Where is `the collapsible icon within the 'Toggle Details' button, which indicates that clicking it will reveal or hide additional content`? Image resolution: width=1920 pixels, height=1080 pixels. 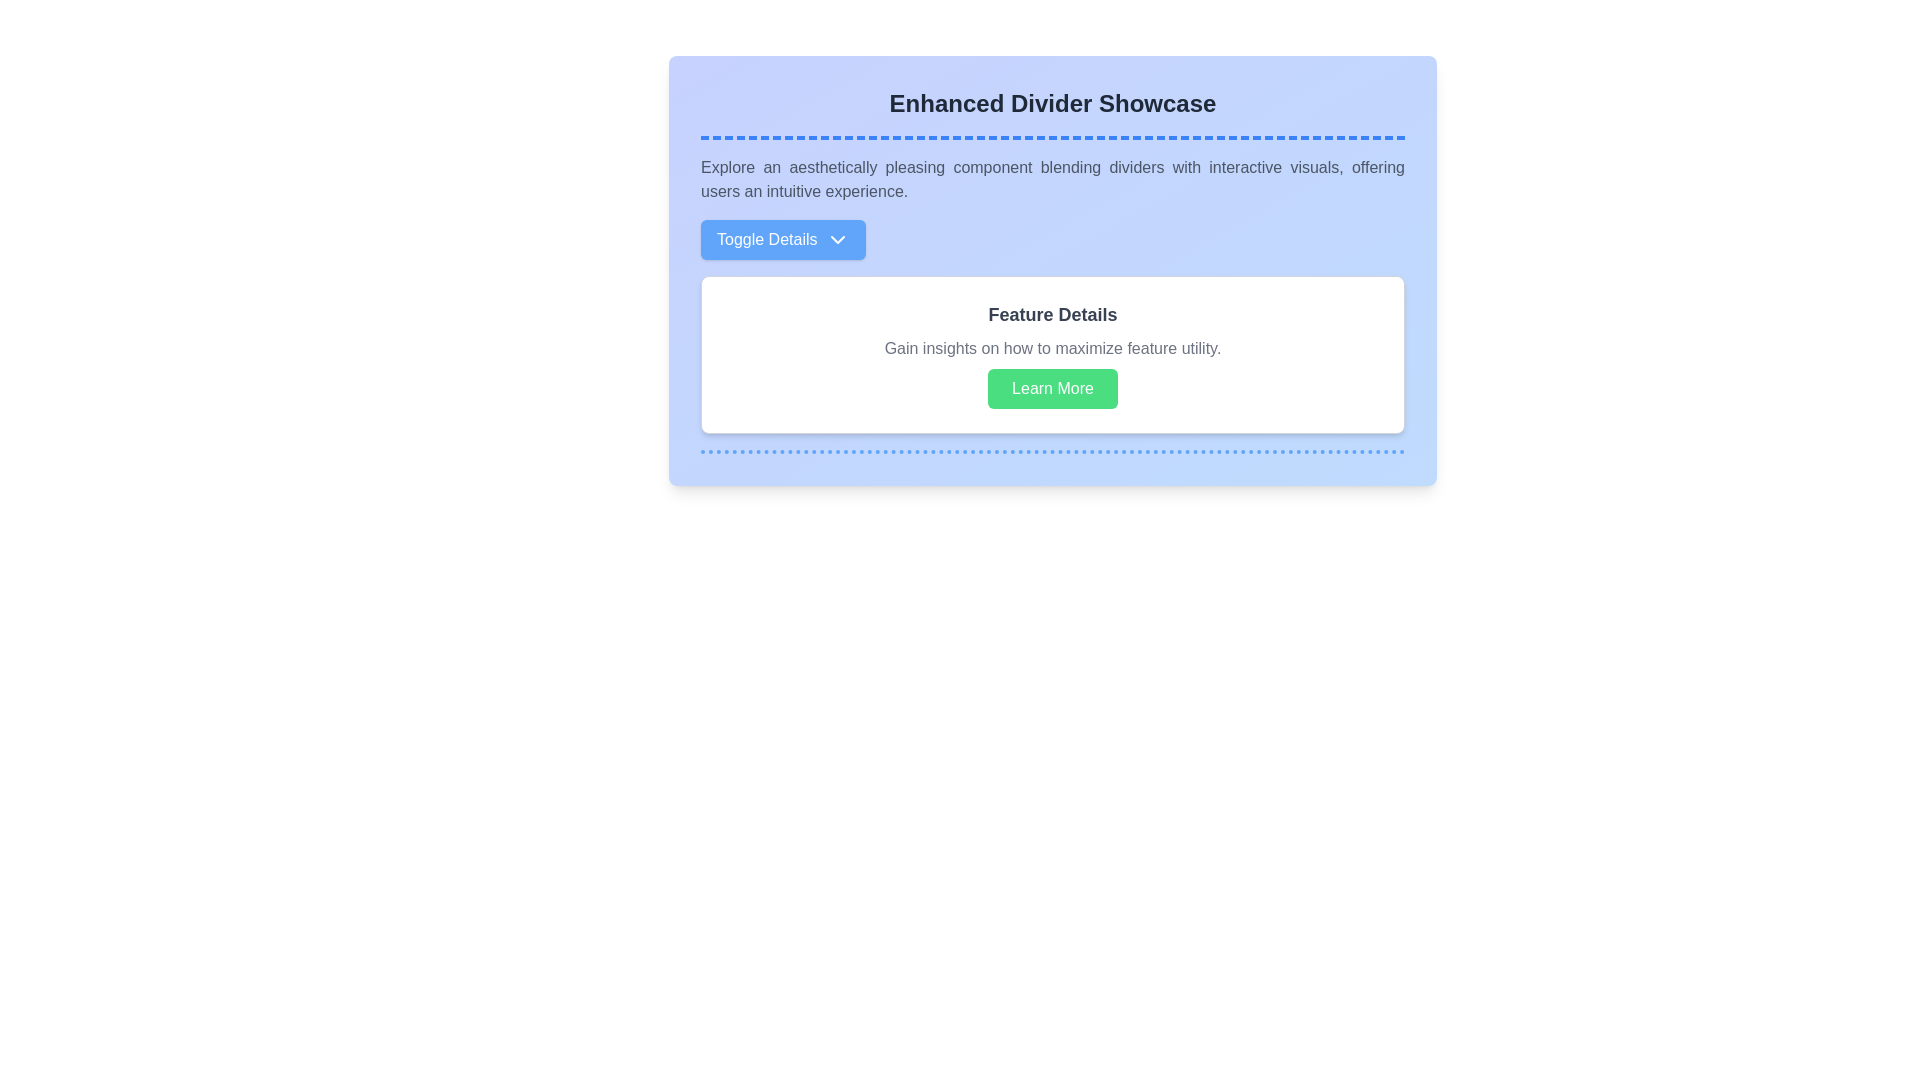 the collapsible icon within the 'Toggle Details' button, which indicates that clicking it will reveal or hide additional content is located at coordinates (837, 238).